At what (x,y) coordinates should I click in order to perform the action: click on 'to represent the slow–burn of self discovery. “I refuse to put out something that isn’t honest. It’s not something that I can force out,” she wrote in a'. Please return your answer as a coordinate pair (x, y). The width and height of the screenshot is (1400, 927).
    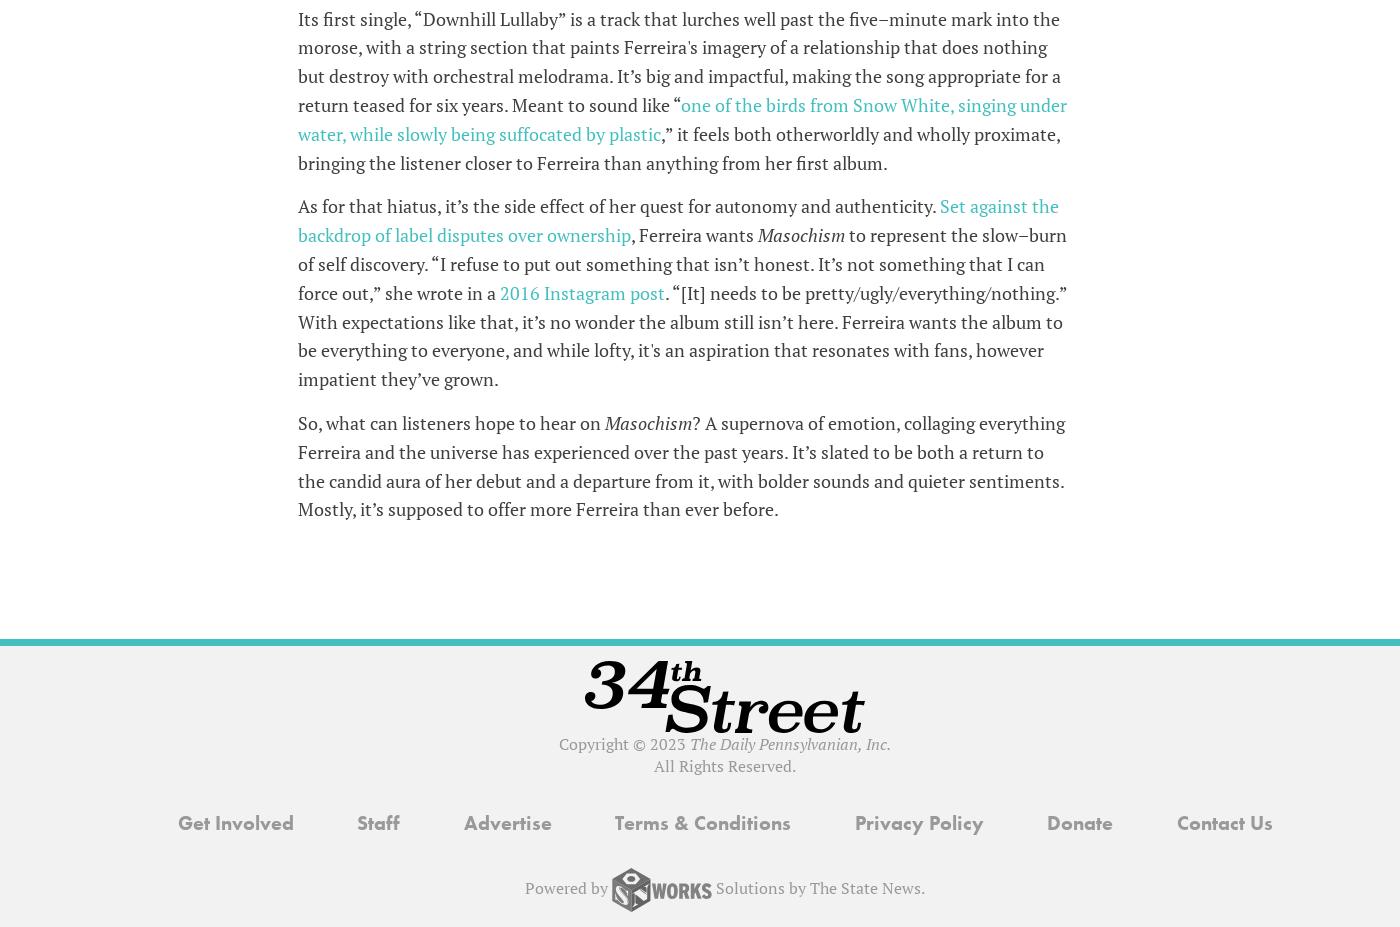
    Looking at the image, I should click on (296, 263).